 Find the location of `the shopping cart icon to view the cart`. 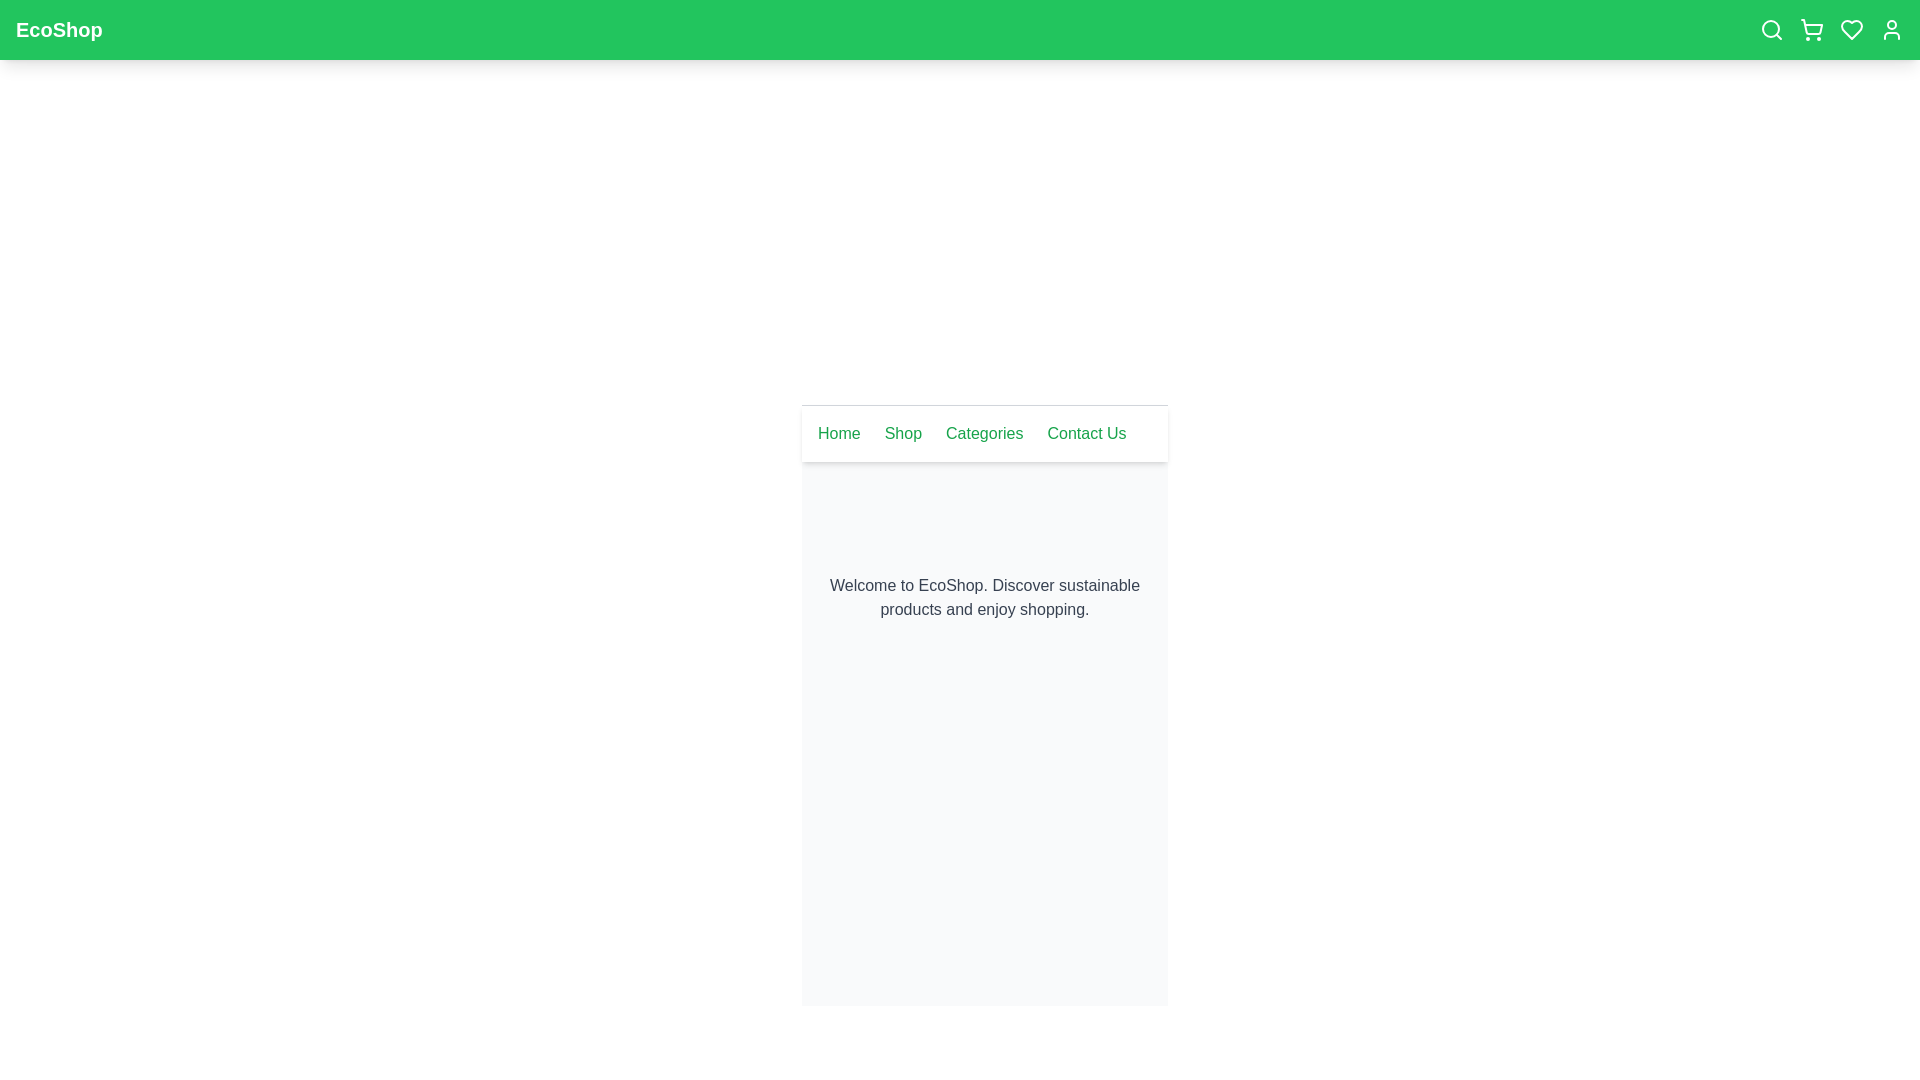

the shopping cart icon to view the cart is located at coordinates (1811, 30).